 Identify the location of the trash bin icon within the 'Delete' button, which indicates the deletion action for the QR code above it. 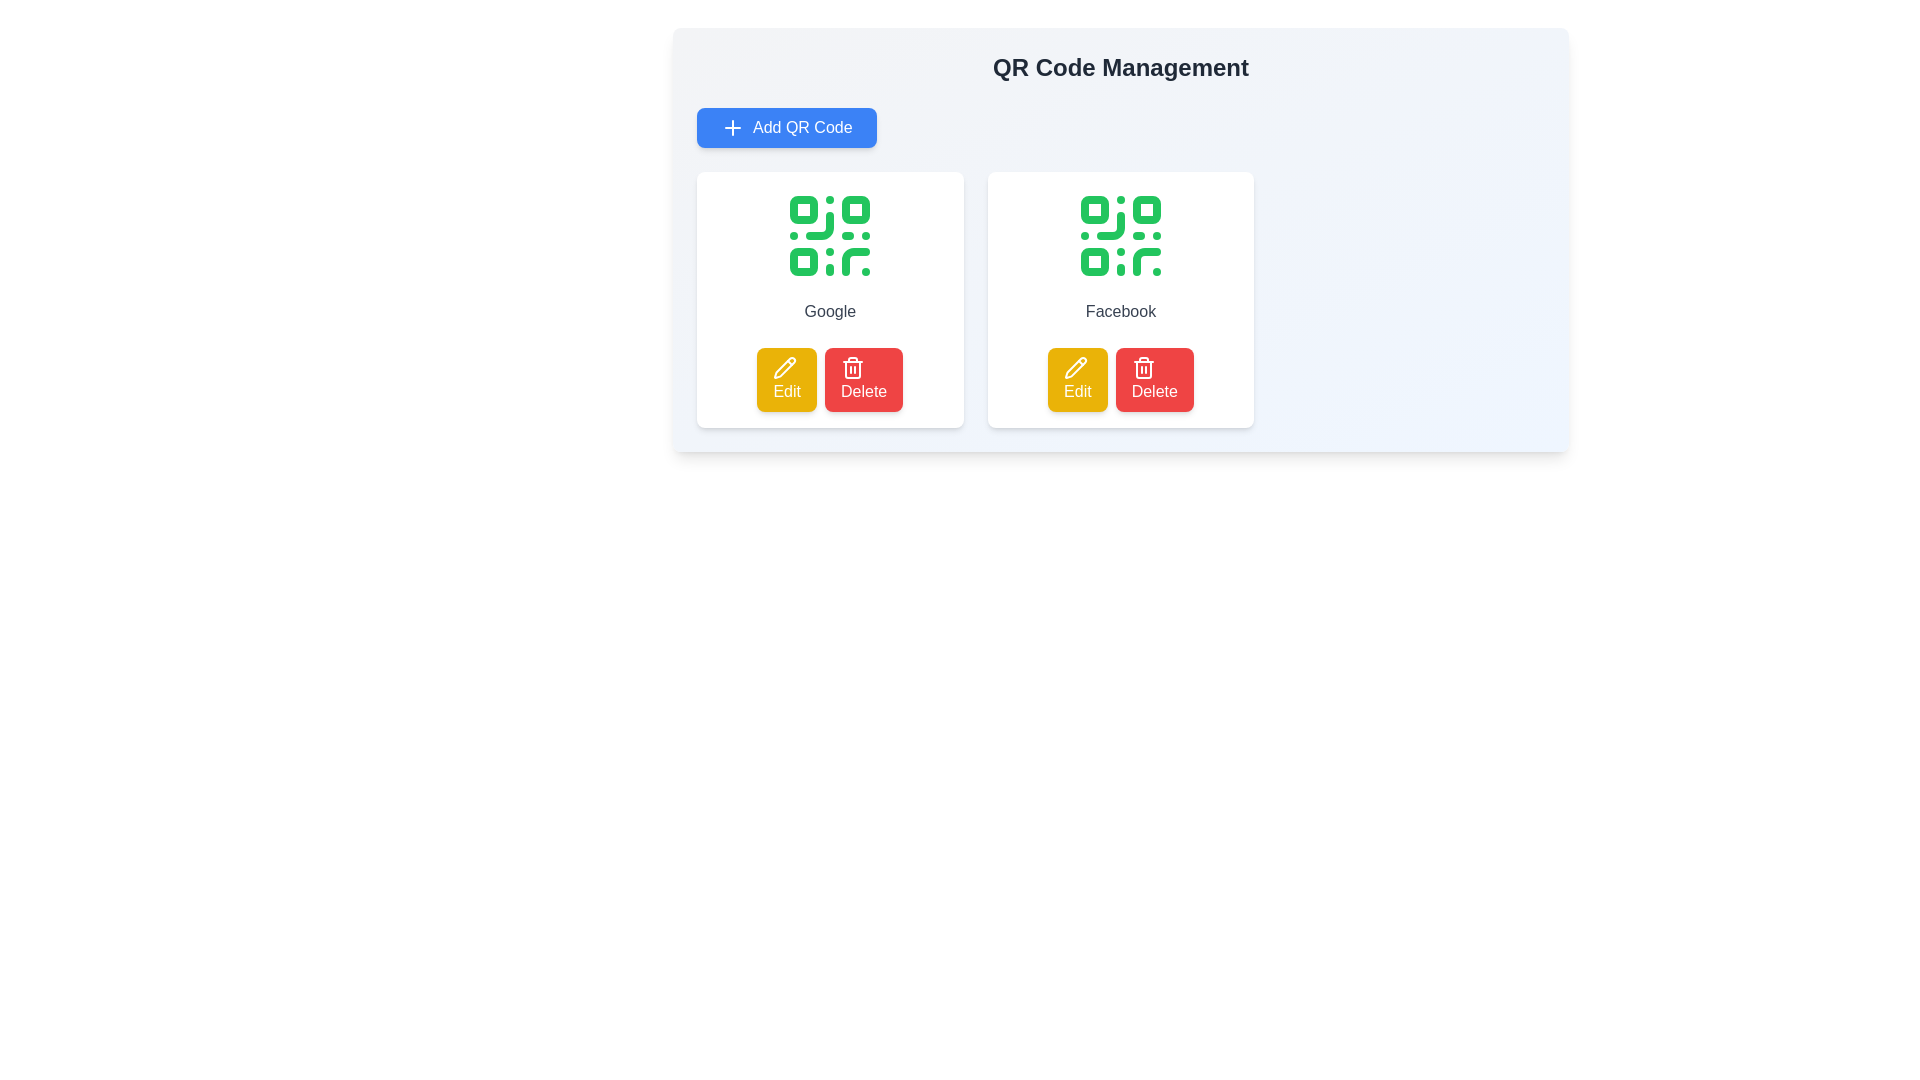
(853, 367).